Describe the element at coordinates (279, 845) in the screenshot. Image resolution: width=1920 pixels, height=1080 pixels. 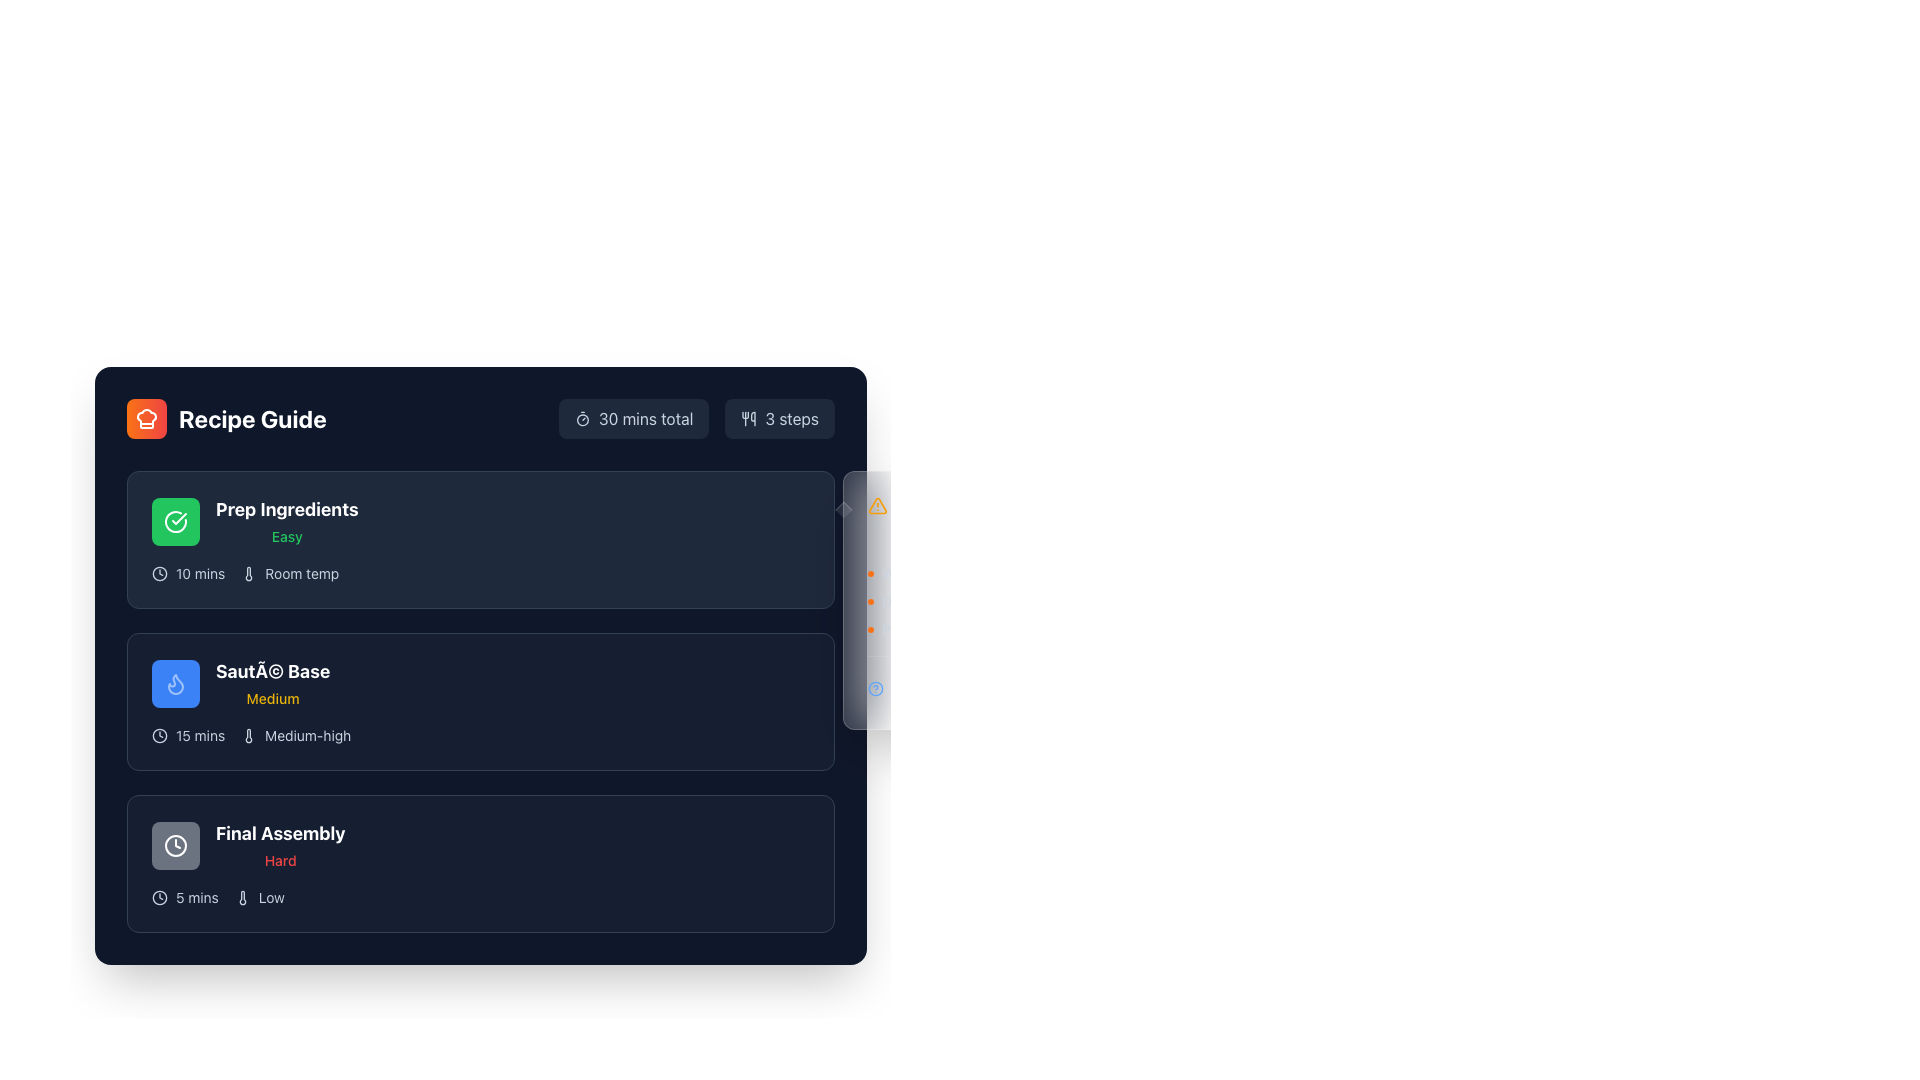
I see `the static text element providing information about the 'Final Assembly' step with a difficulty level of 'Hard'` at that location.